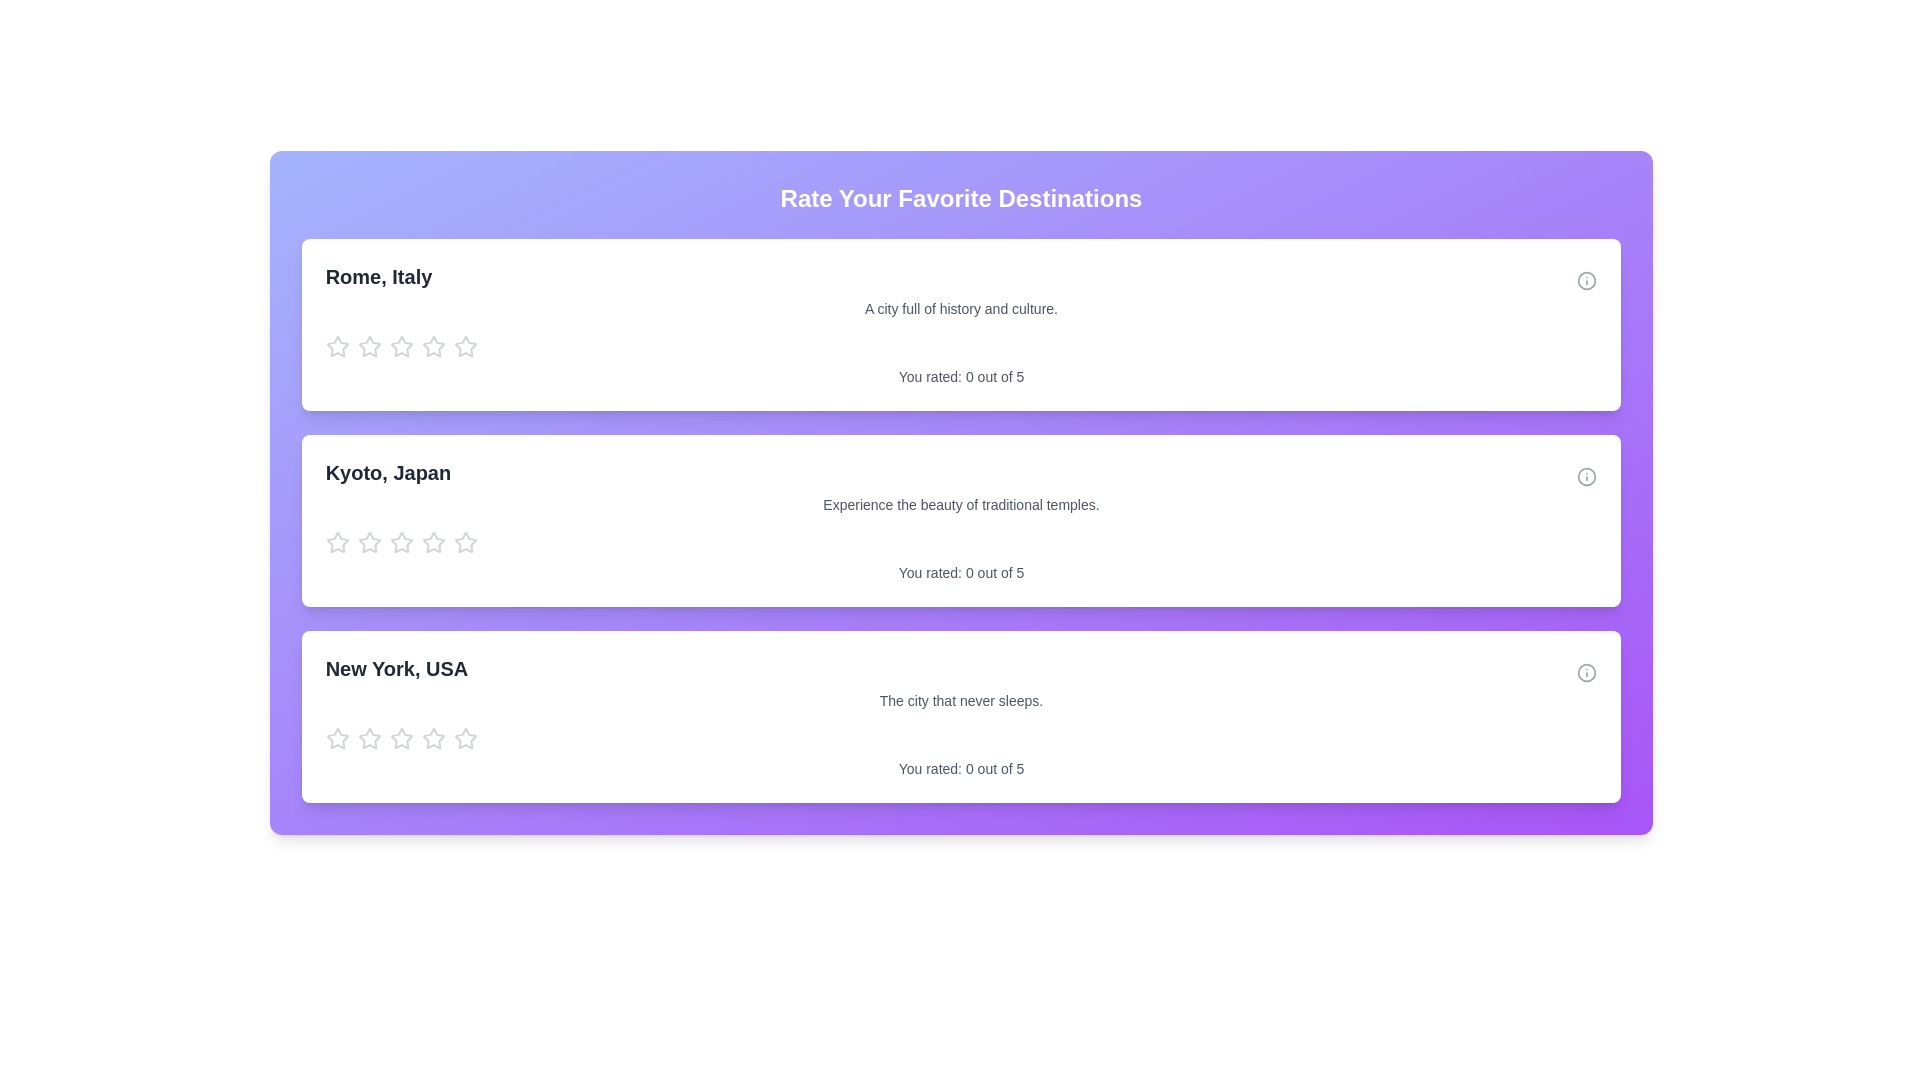 This screenshot has width=1920, height=1080. Describe the element at coordinates (400, 739) in the screenshot. I see `the fourth star-shaped interactive rating icon, which is gray by default and turns yellow when hovered over, located beneath the text 'New York, USA'` at that location.